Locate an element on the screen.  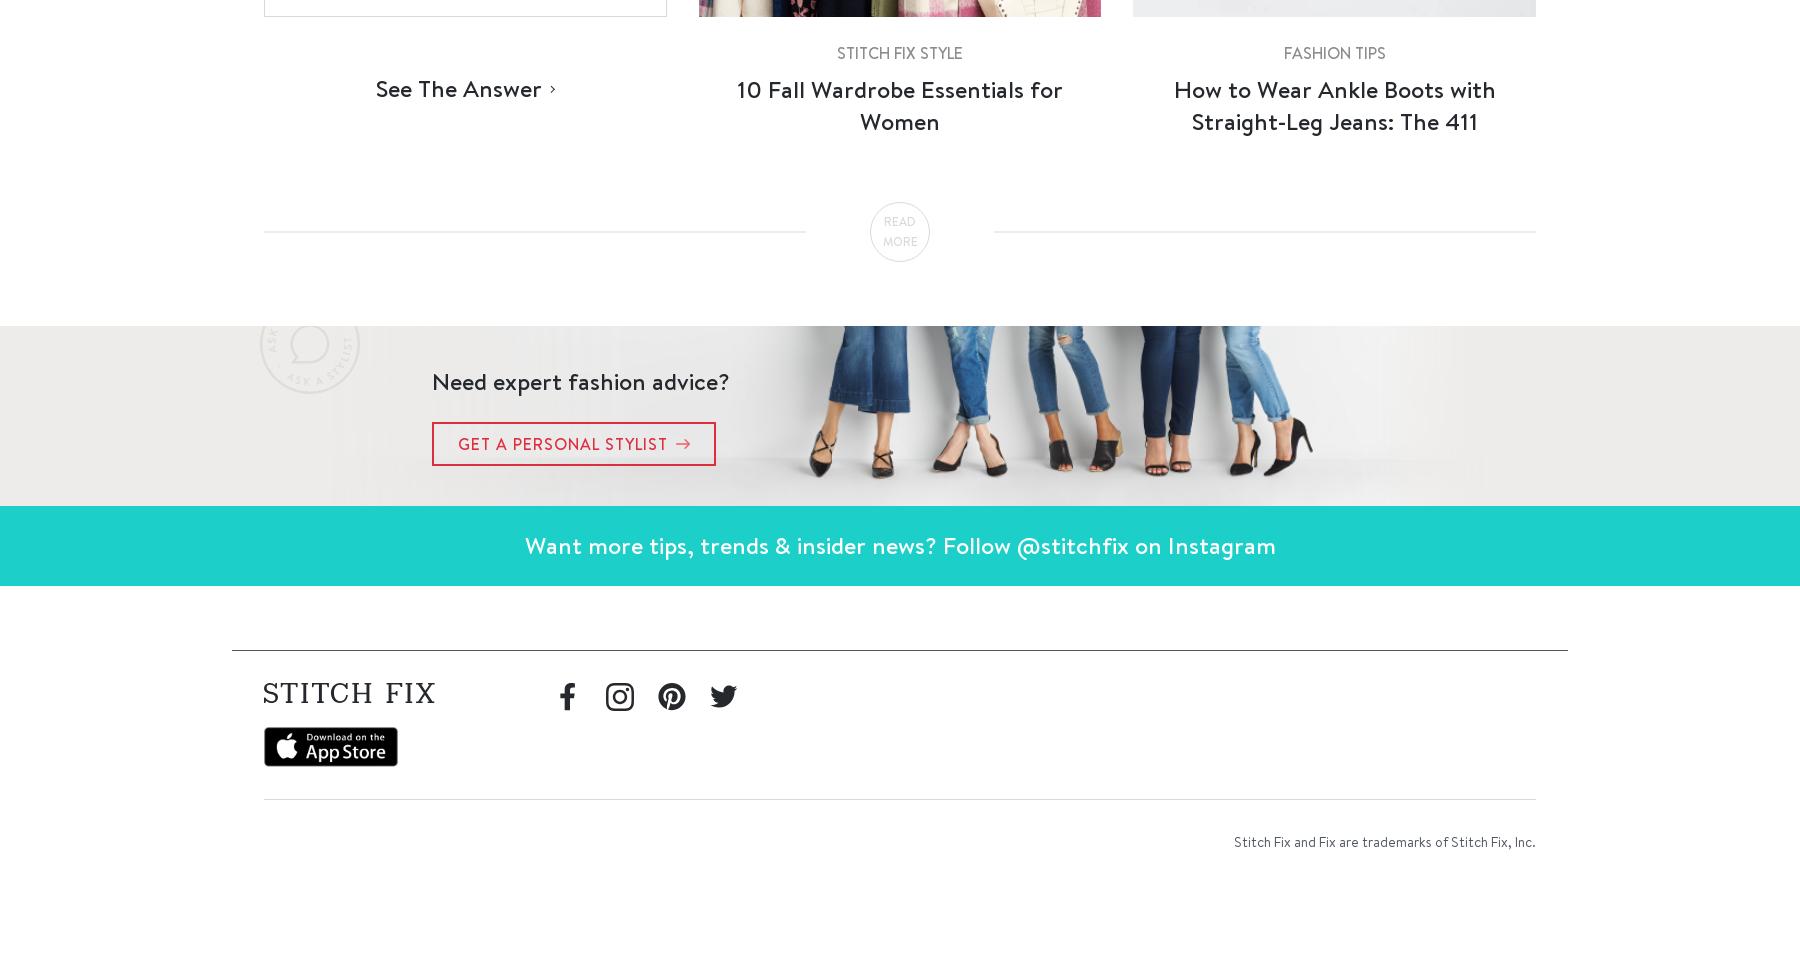
'Need expert fashion advice?' is located at coordinates (581, 379).